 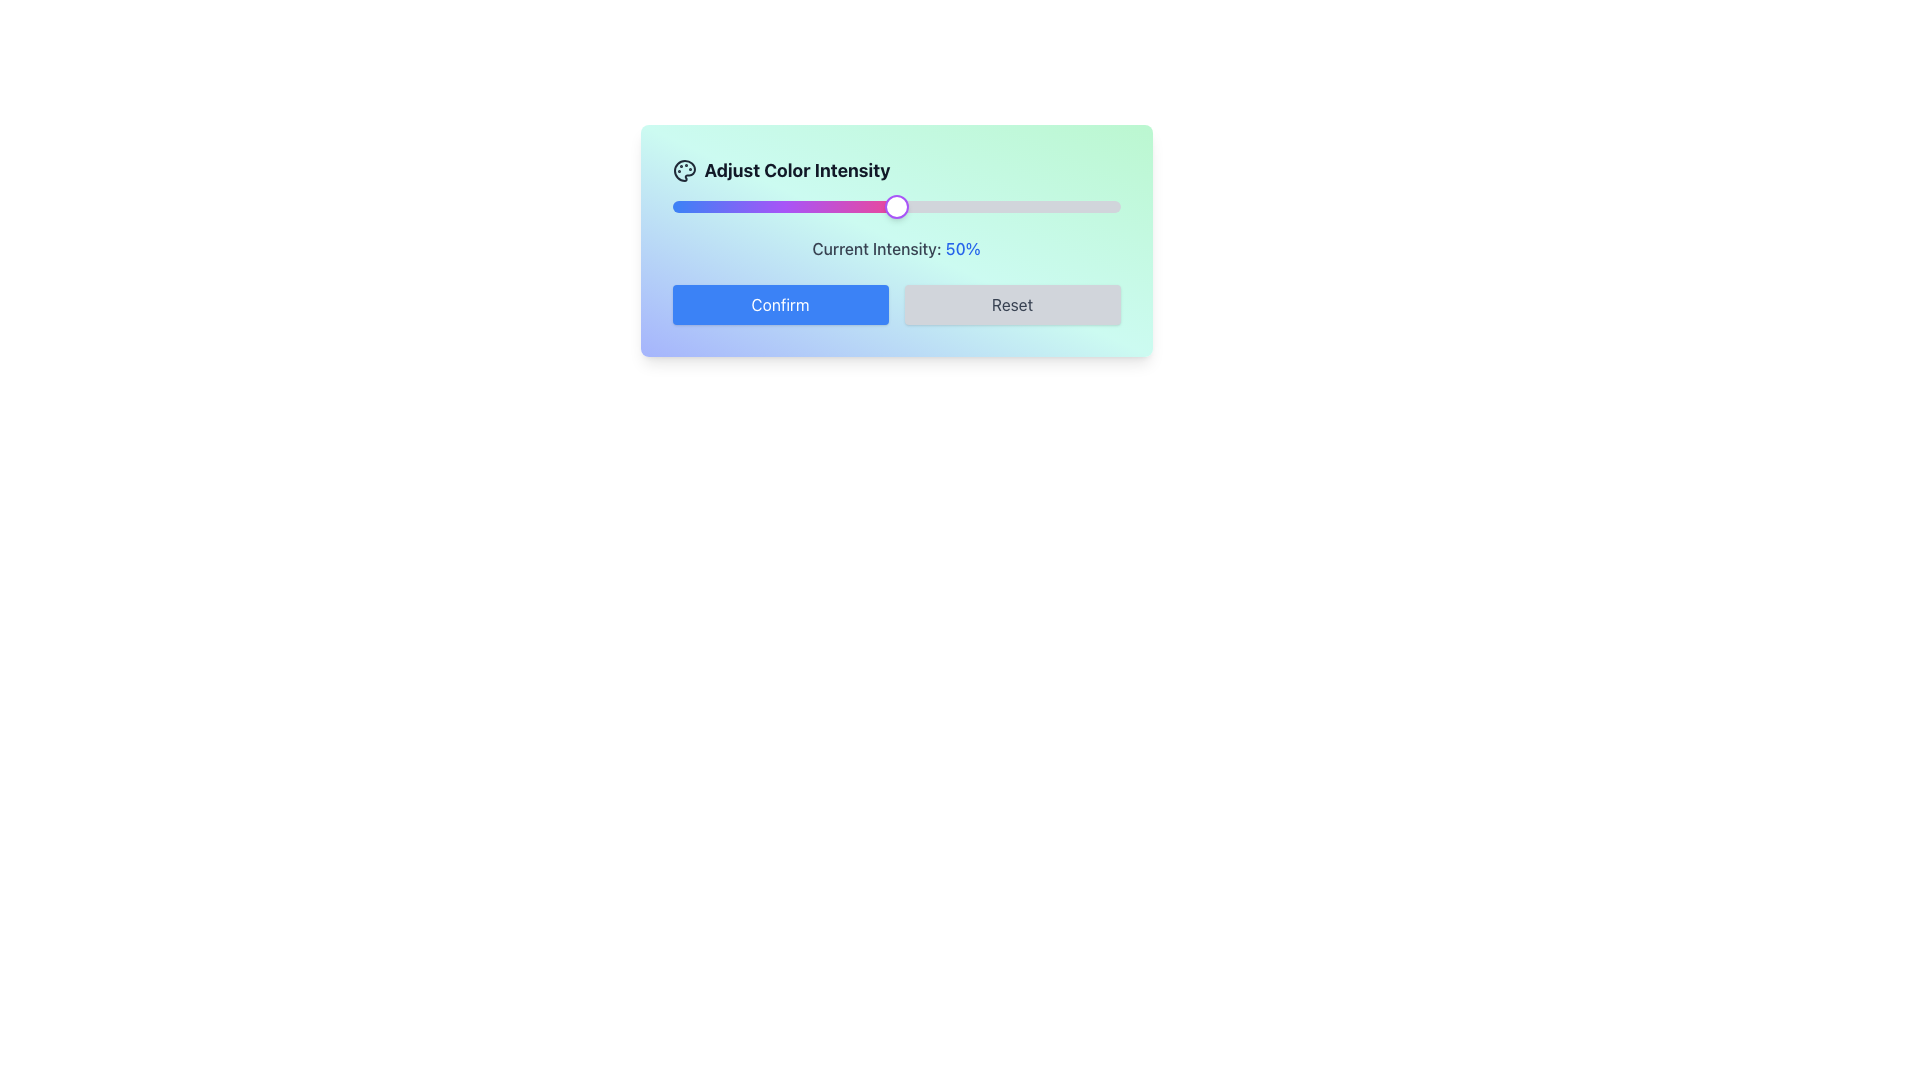 What do you see at coordinates (895, 248) in the screenshot?
I see `the text label displaying 'Current Intensity: 50%' with '50%' highlighted in blue, located below the slider bar and above the 'Confirm' and 'Reset' buttons` at bounding box center [895, 248].